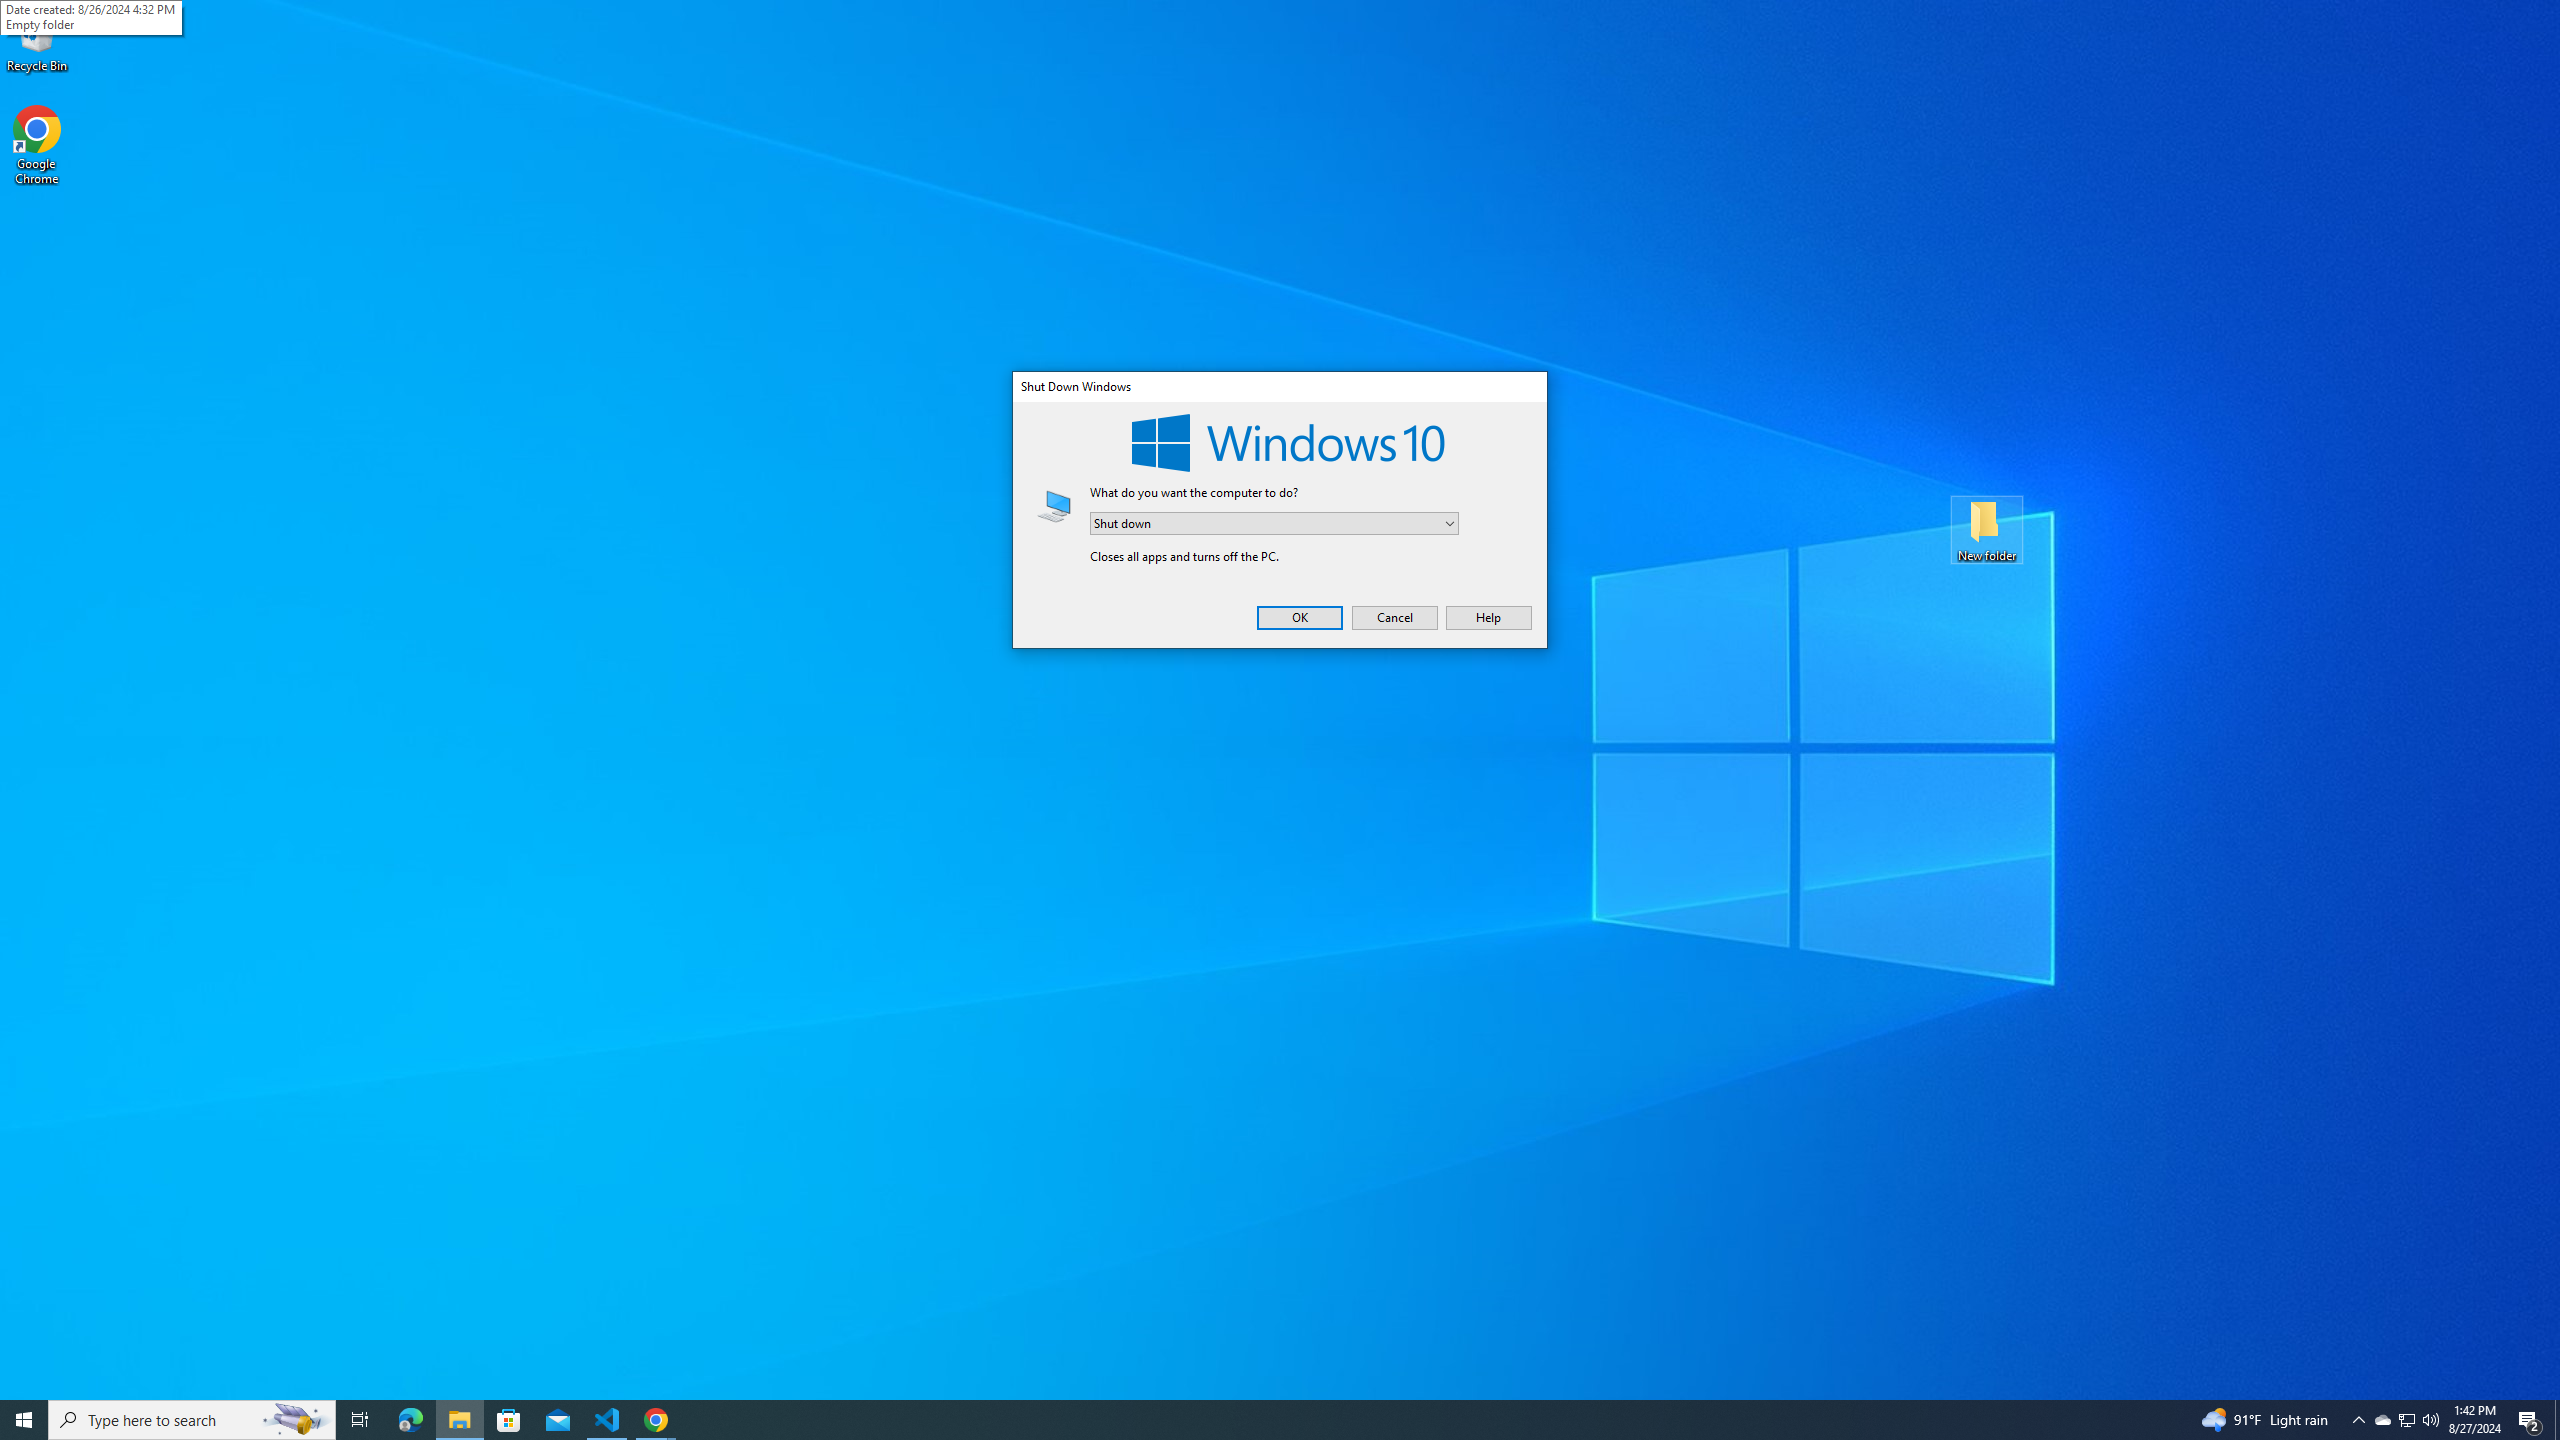 This screenshot has width=2560, height=1440. What do you see at coordinates (607, 1418) in the screenshot?
I see `'Visual Studio Code - 1 running window'` at bounding box center [607, 1418].